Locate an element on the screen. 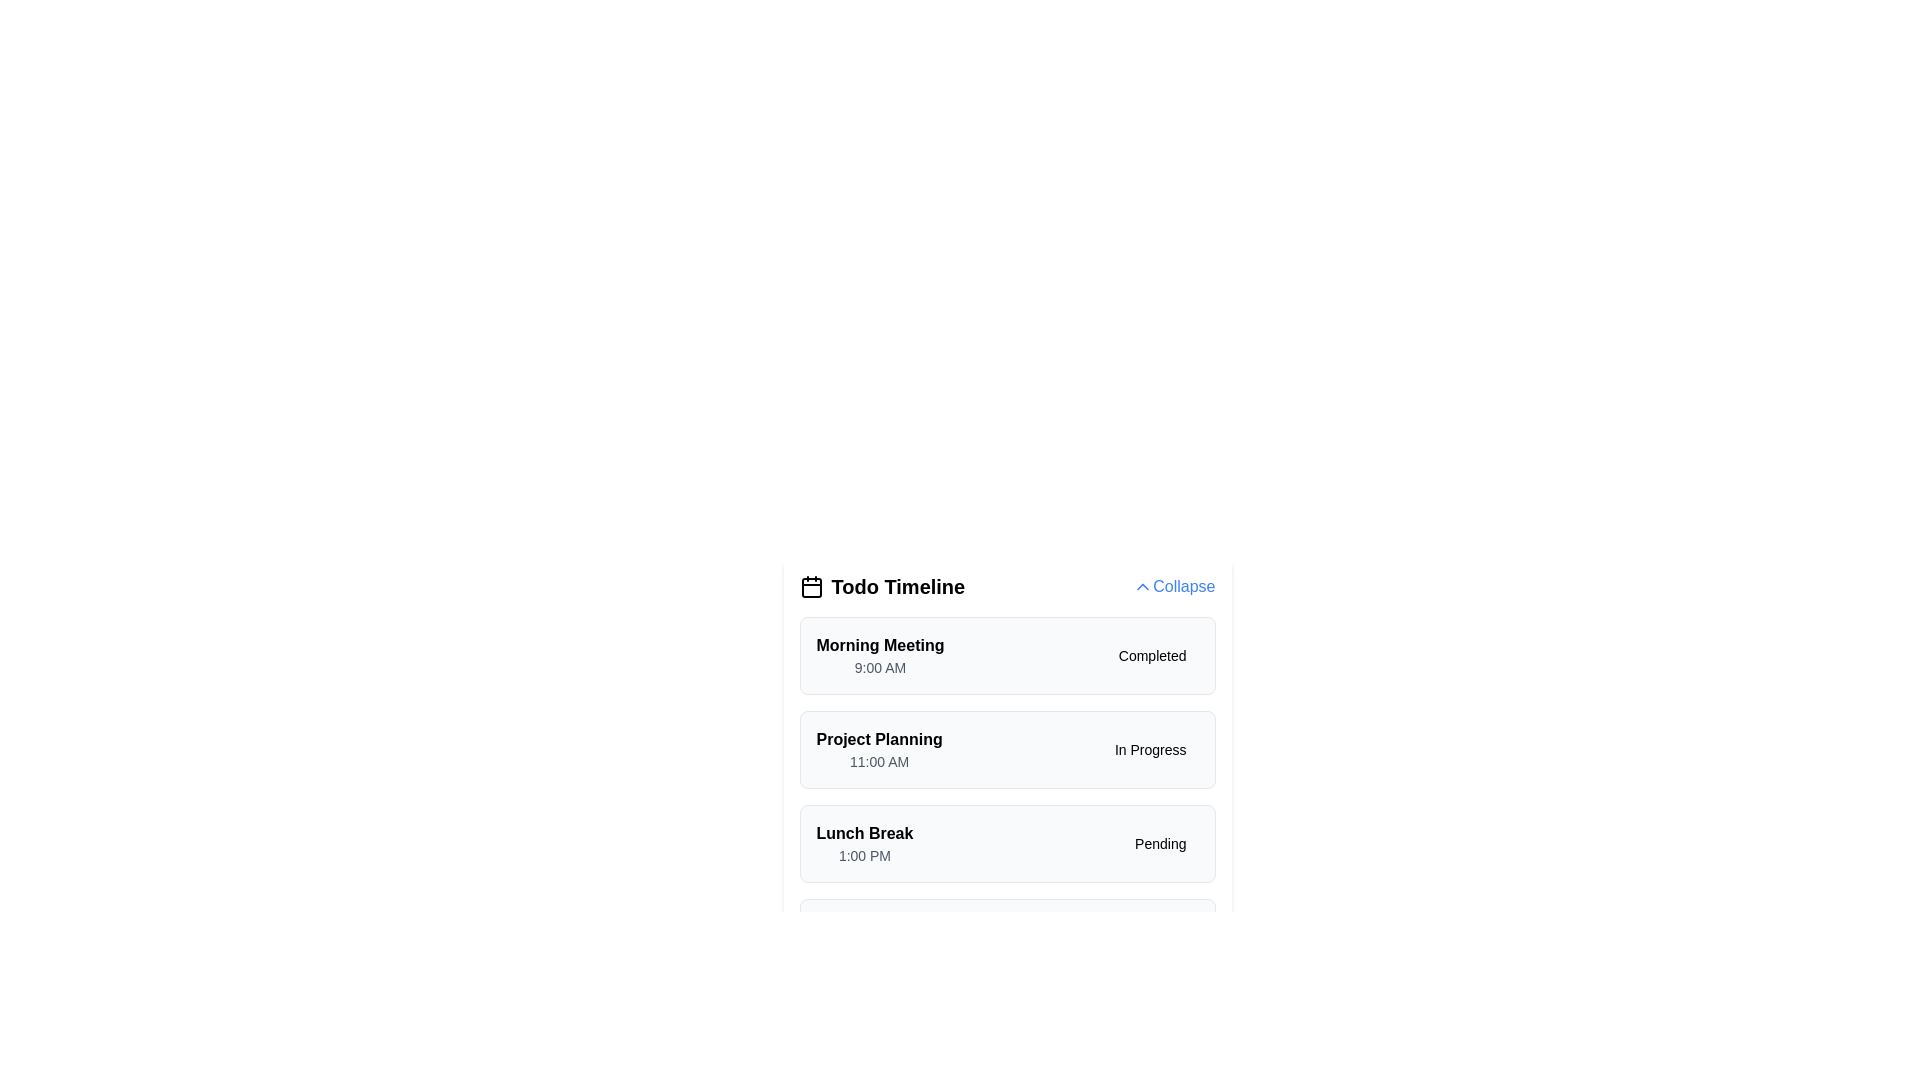 The image size is (1920, 1080). text content of the Text Block that displays 'Morning Meeting' and '9:00 AM', located above 'Project Planning 11:00 AM' in the Todo Timeline is located at coordinates (880, 655).